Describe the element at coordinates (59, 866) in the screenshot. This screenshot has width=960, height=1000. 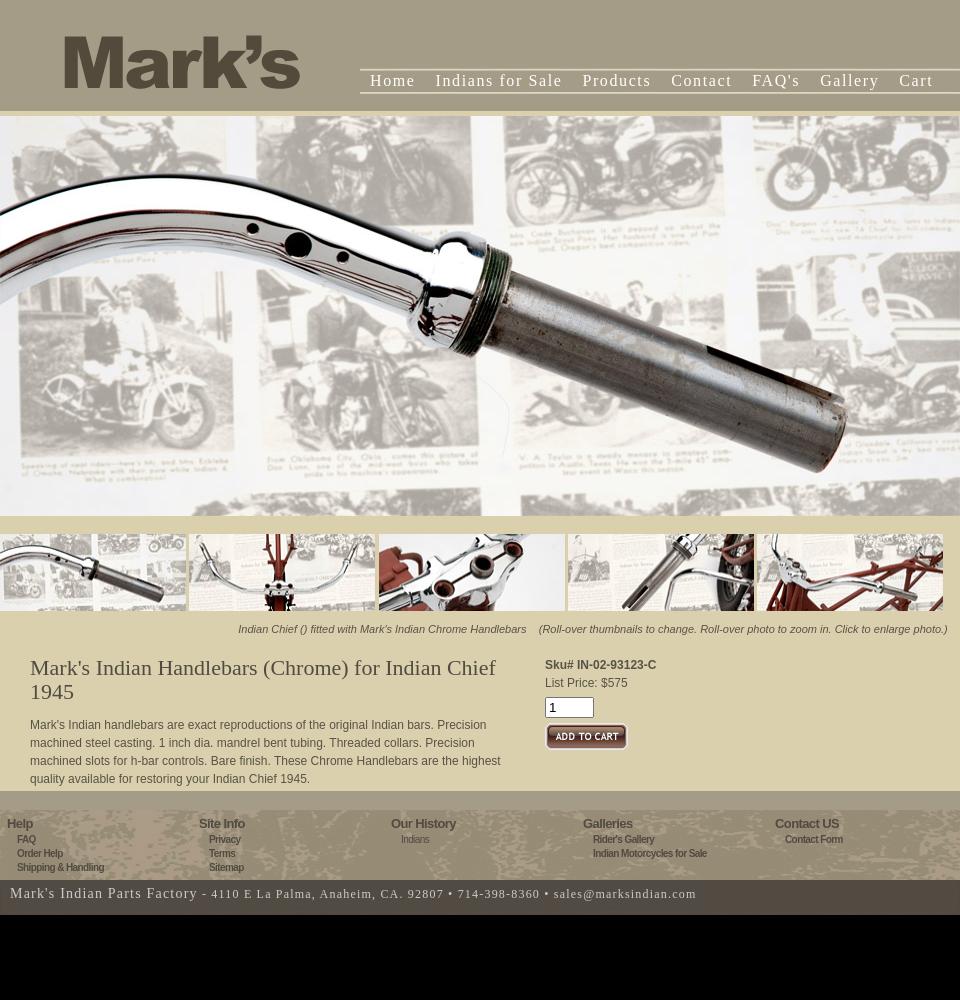
I see `'Shipping & Handling'` at that location.